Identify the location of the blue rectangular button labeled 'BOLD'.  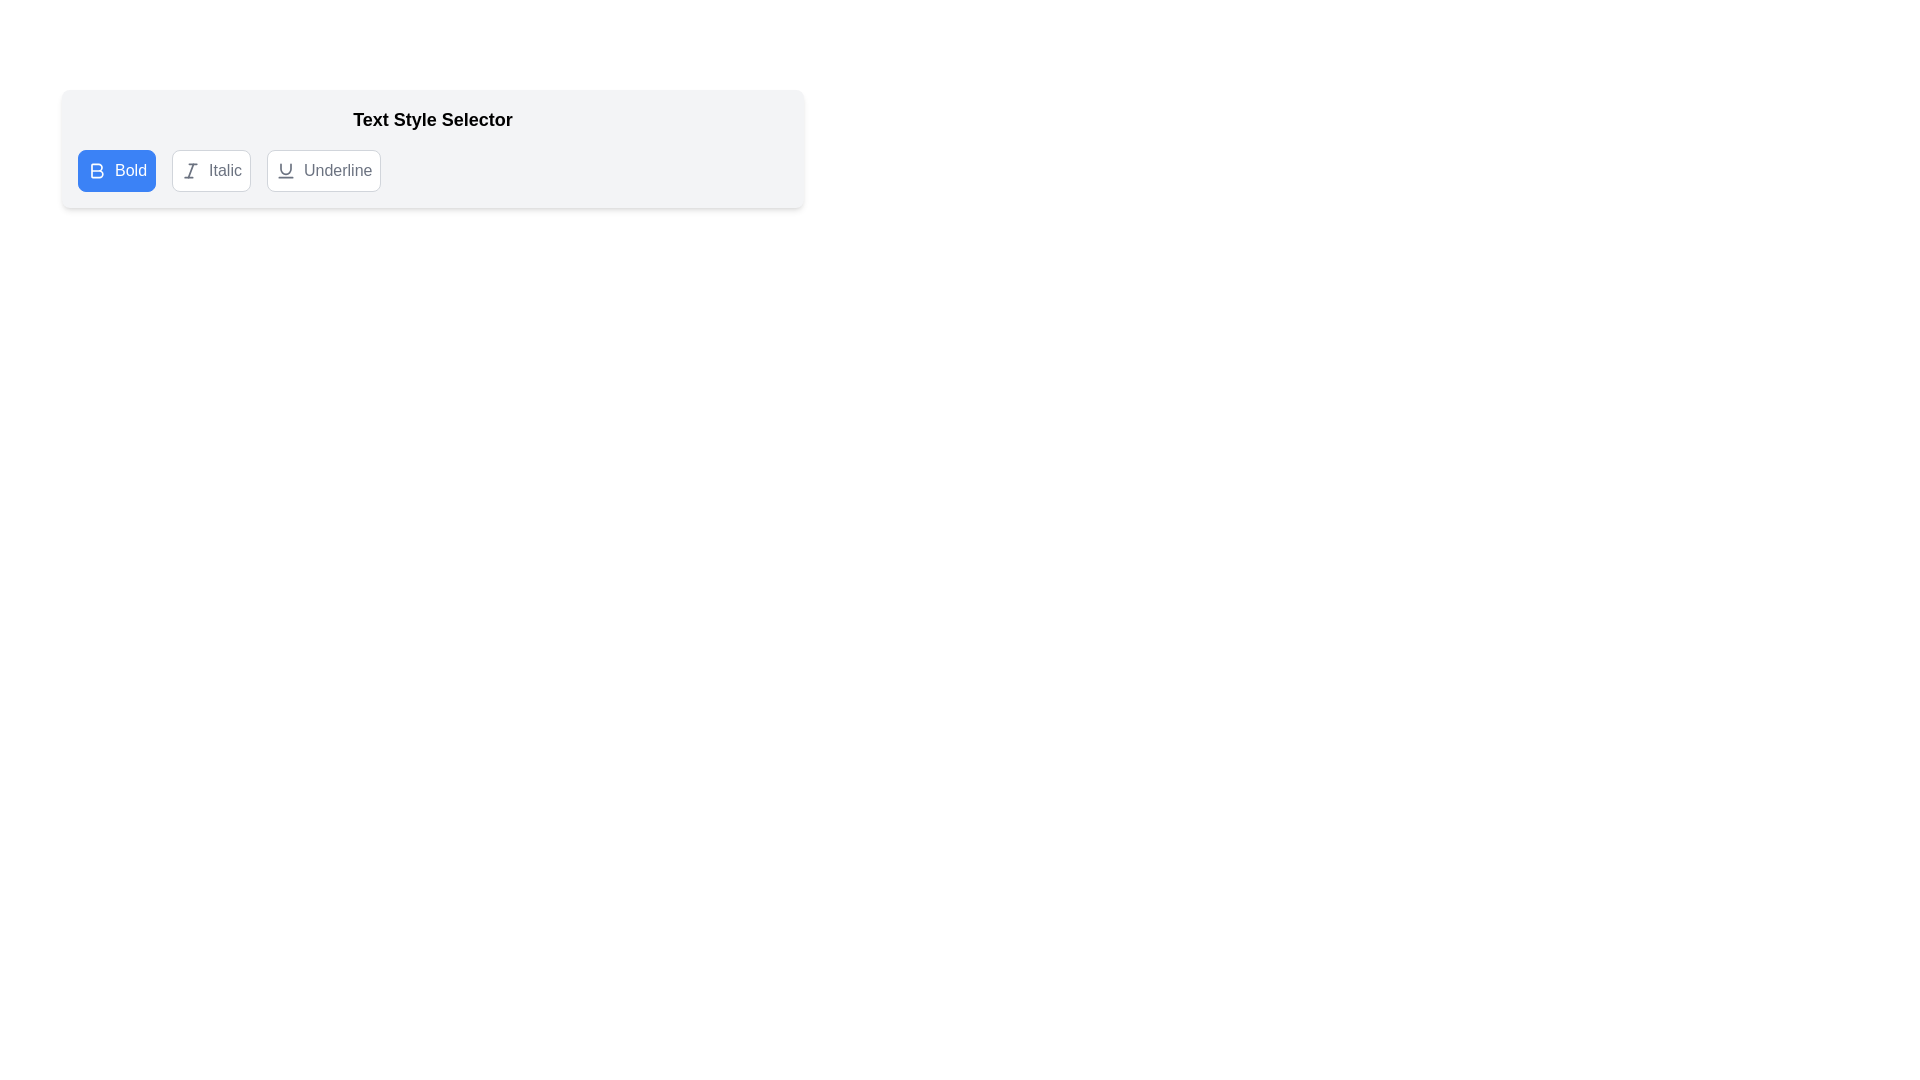
(115, 169).